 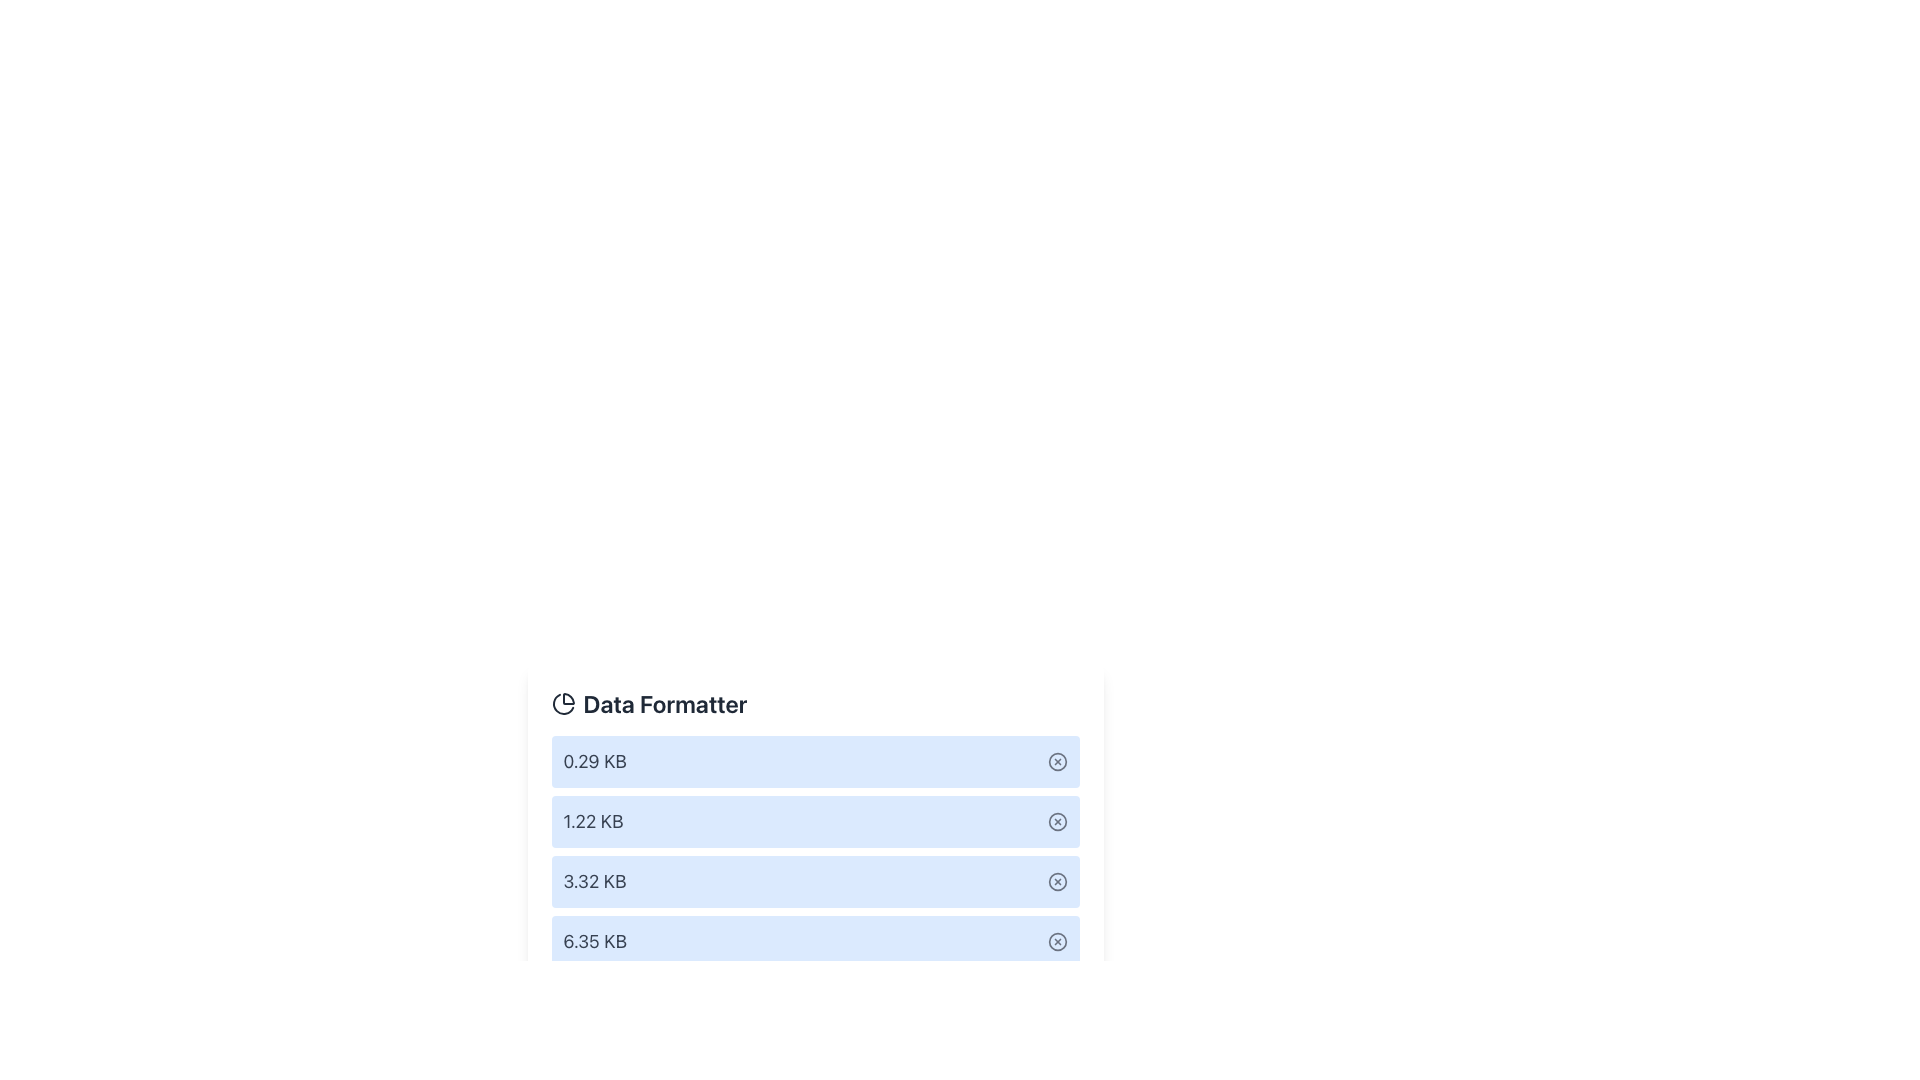 I want to click on the upper-right curve of the pie chart icon, which represents a segment of a dataset visualization, so click(x=567, y=697).